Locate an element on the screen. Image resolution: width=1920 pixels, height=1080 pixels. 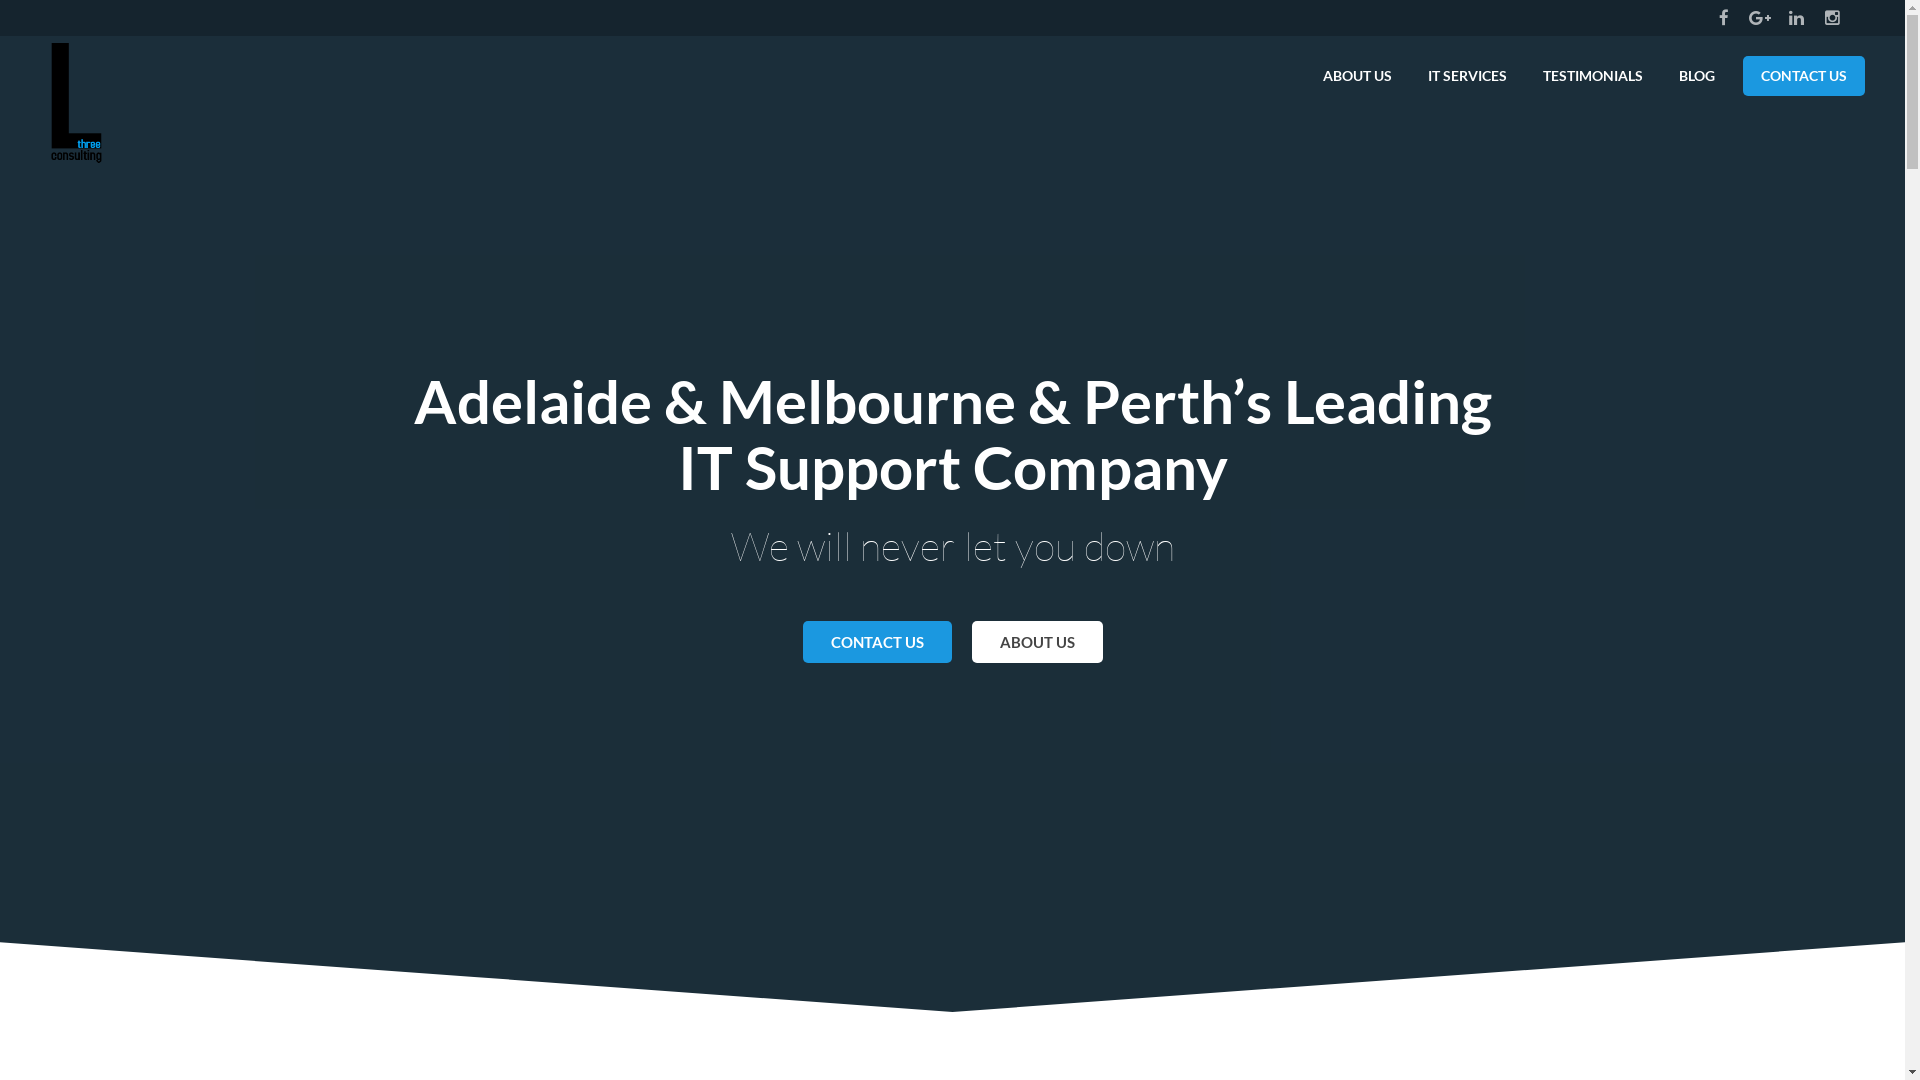
'IT SERVICES' is located at coordinates (1409, 75).